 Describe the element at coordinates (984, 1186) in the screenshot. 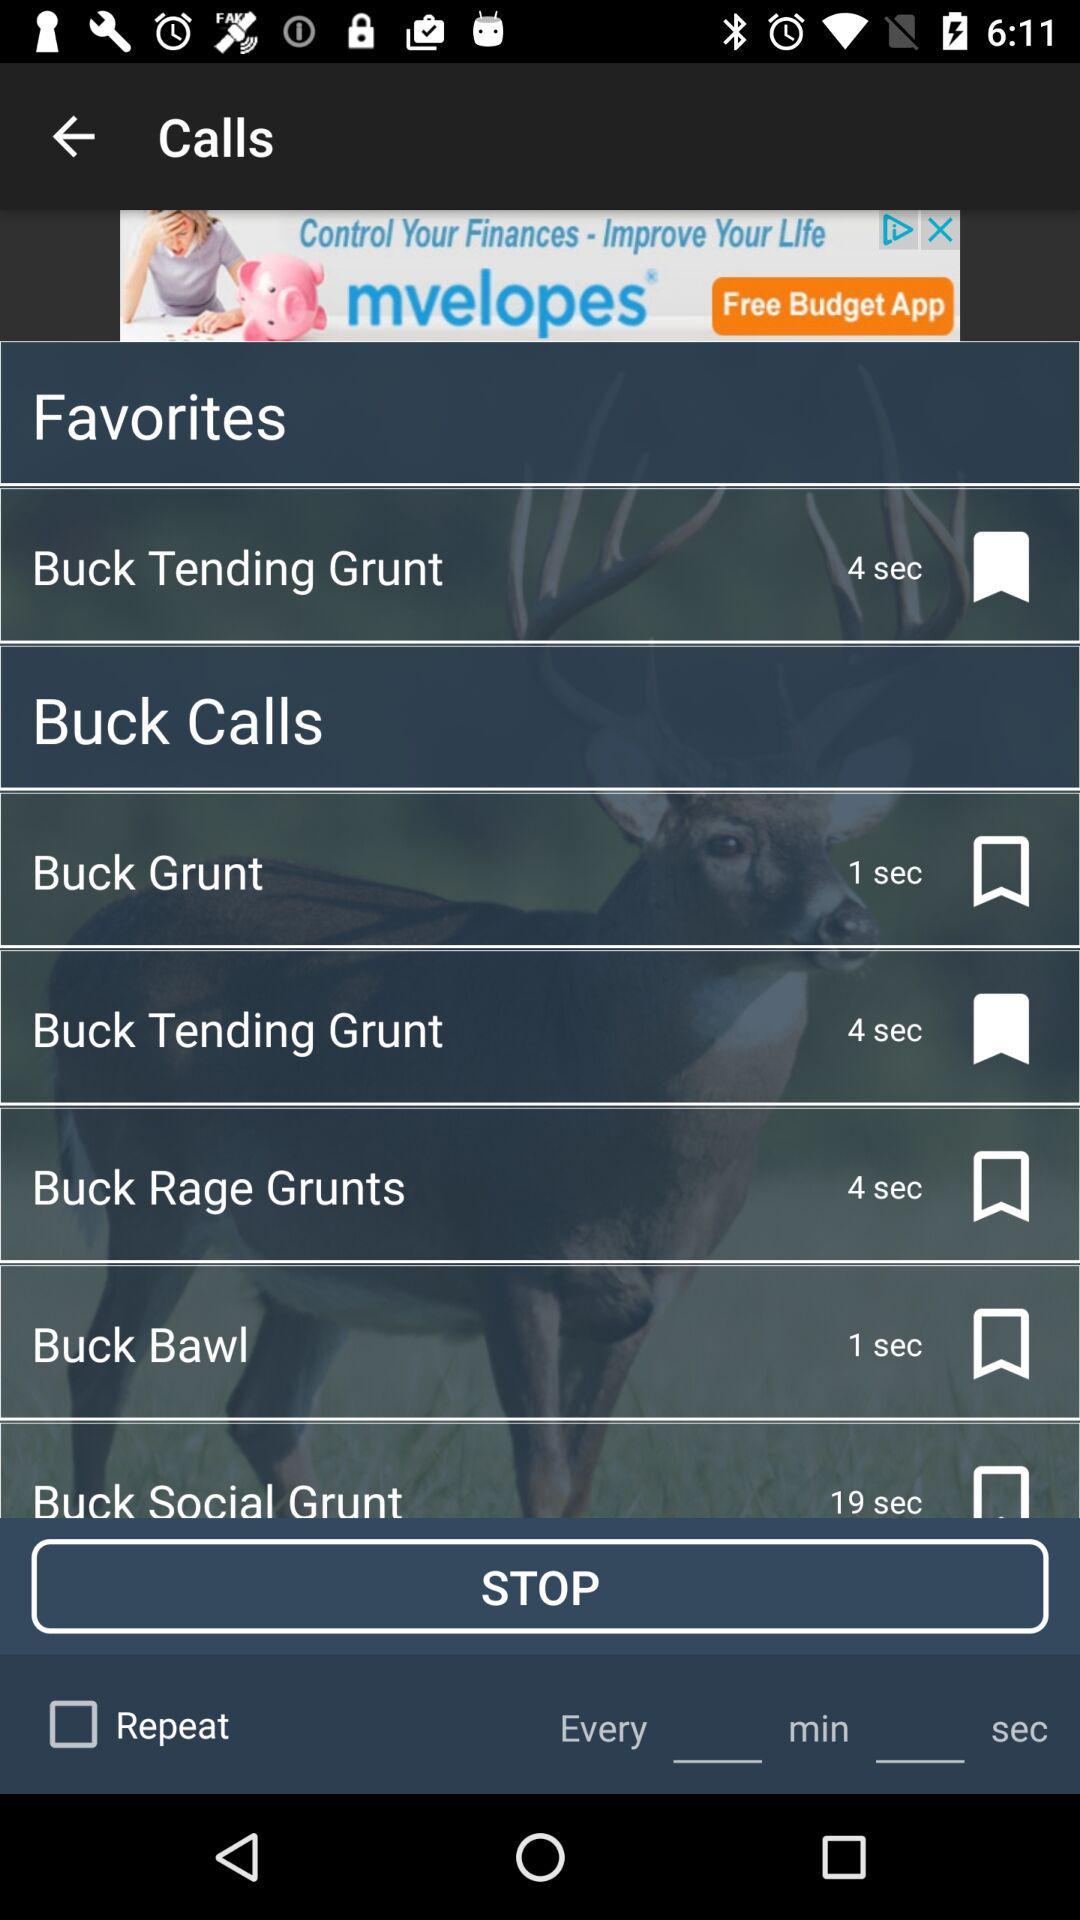

I see `the bookmark icon` at that location.